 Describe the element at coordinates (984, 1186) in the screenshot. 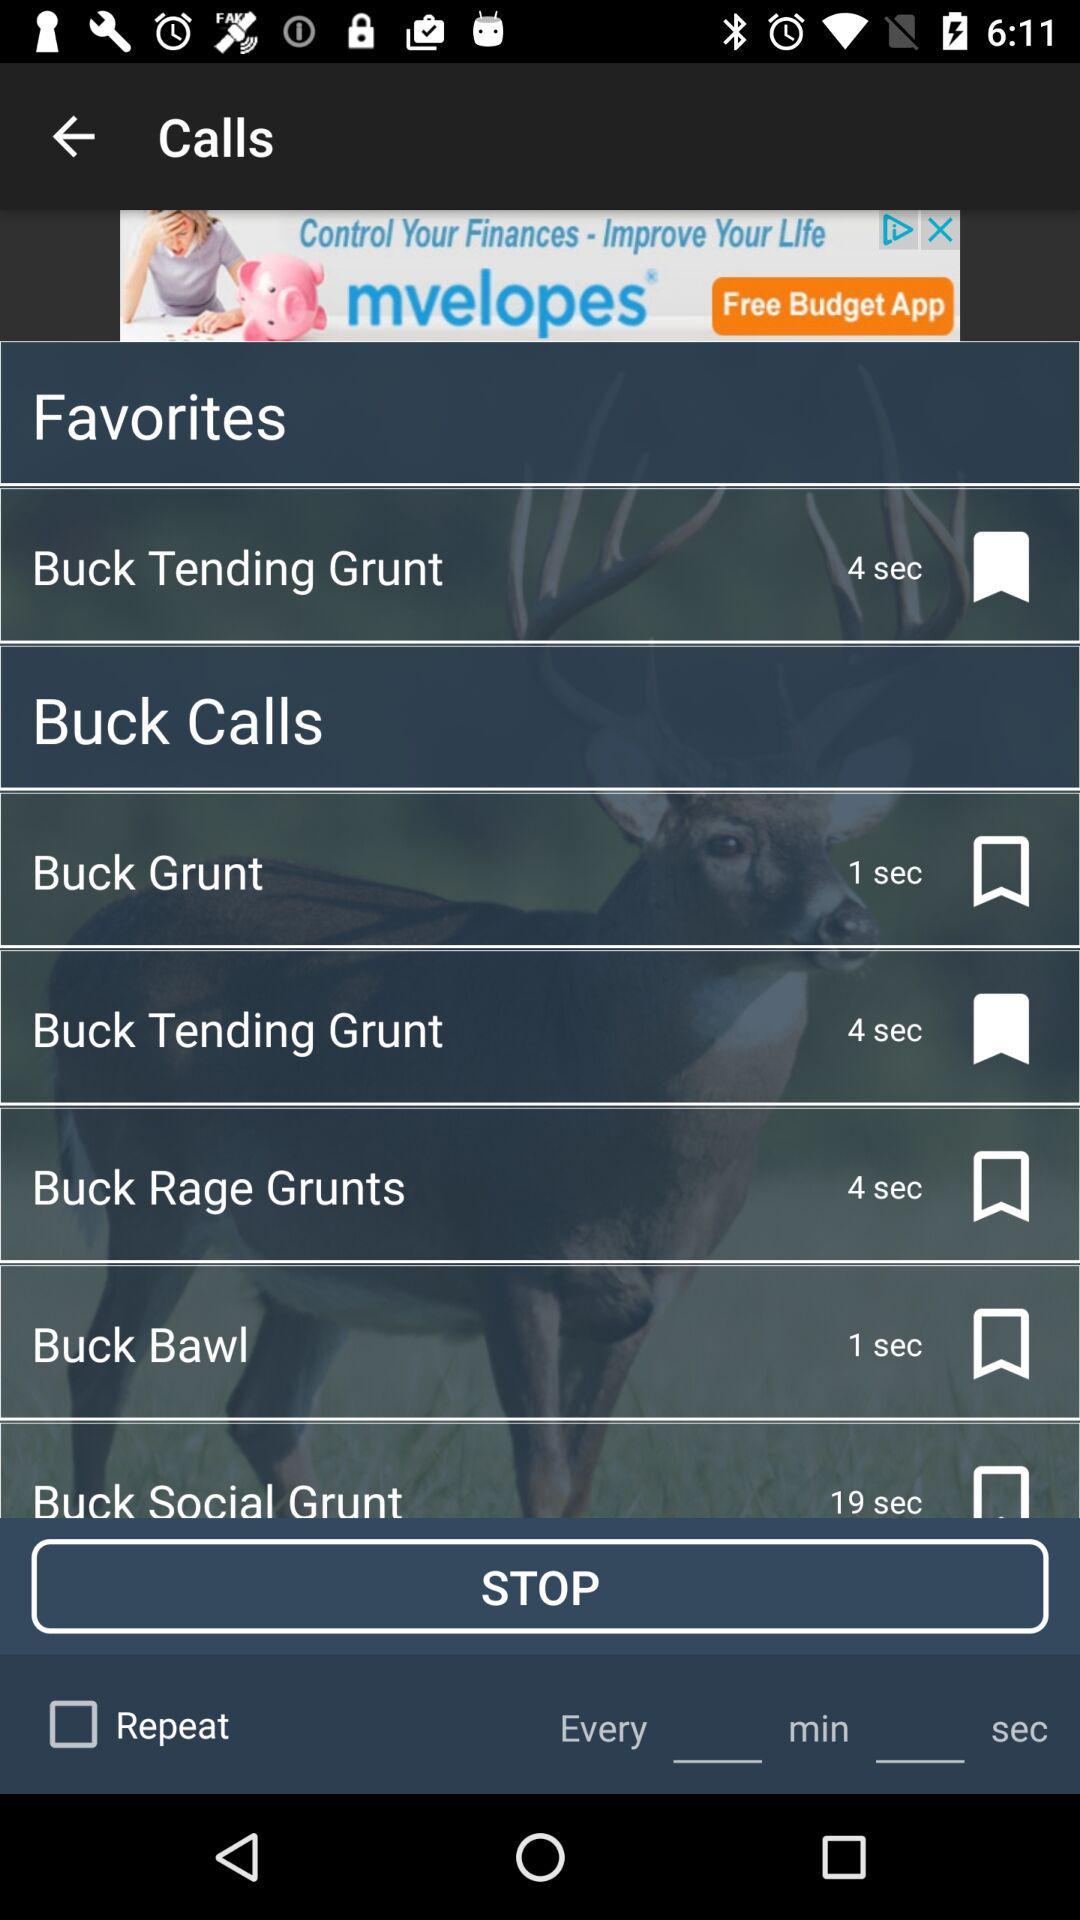

I see `the bookmark icon` at that location.